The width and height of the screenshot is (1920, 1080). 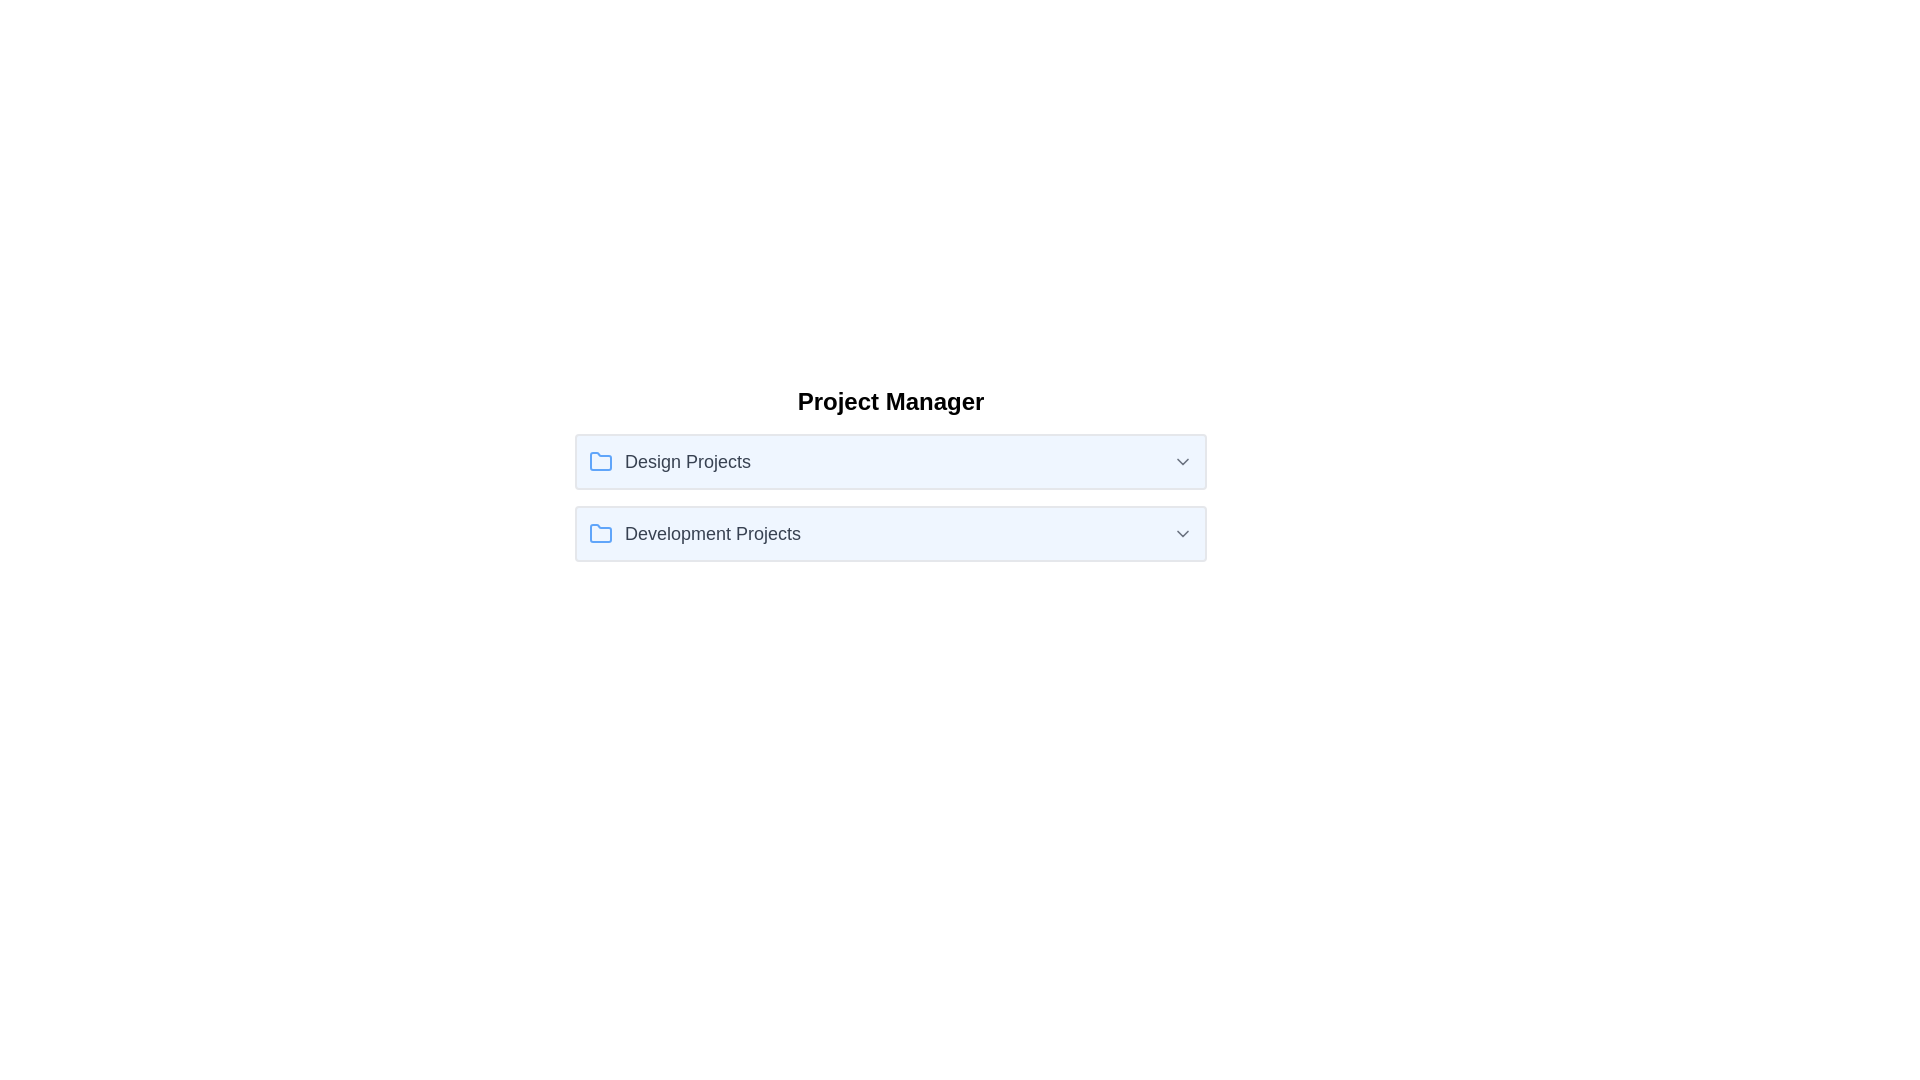 I want to click on the text label that describes the 'Design Projects' under the 'Project Manager' section, located to the right of the blue folder icon, so click(x=687, y=462).